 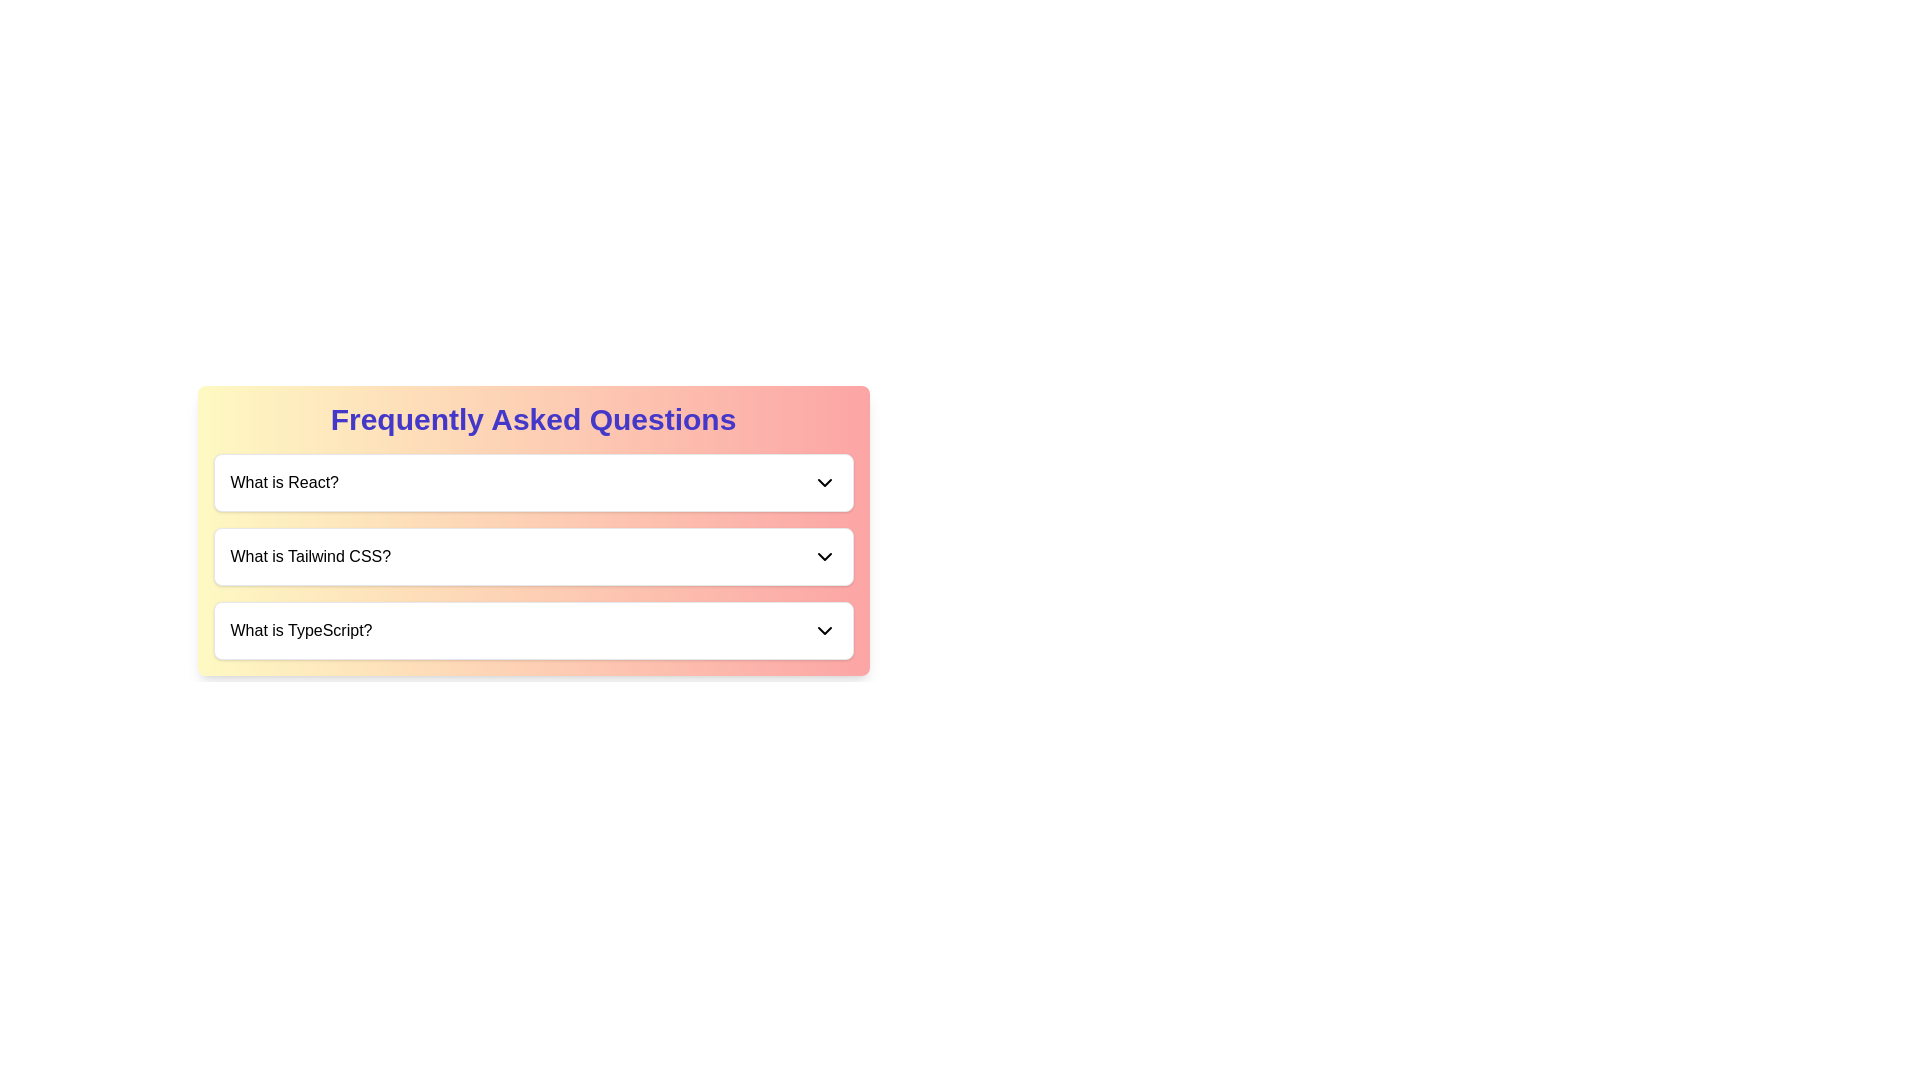 What do you see at coordinates (300, 631) in the screenshot?
I see `the text label that serves as the heading for the dropdown section in the 'Frequently Asked Questions'` at bounding box center [300, 631].